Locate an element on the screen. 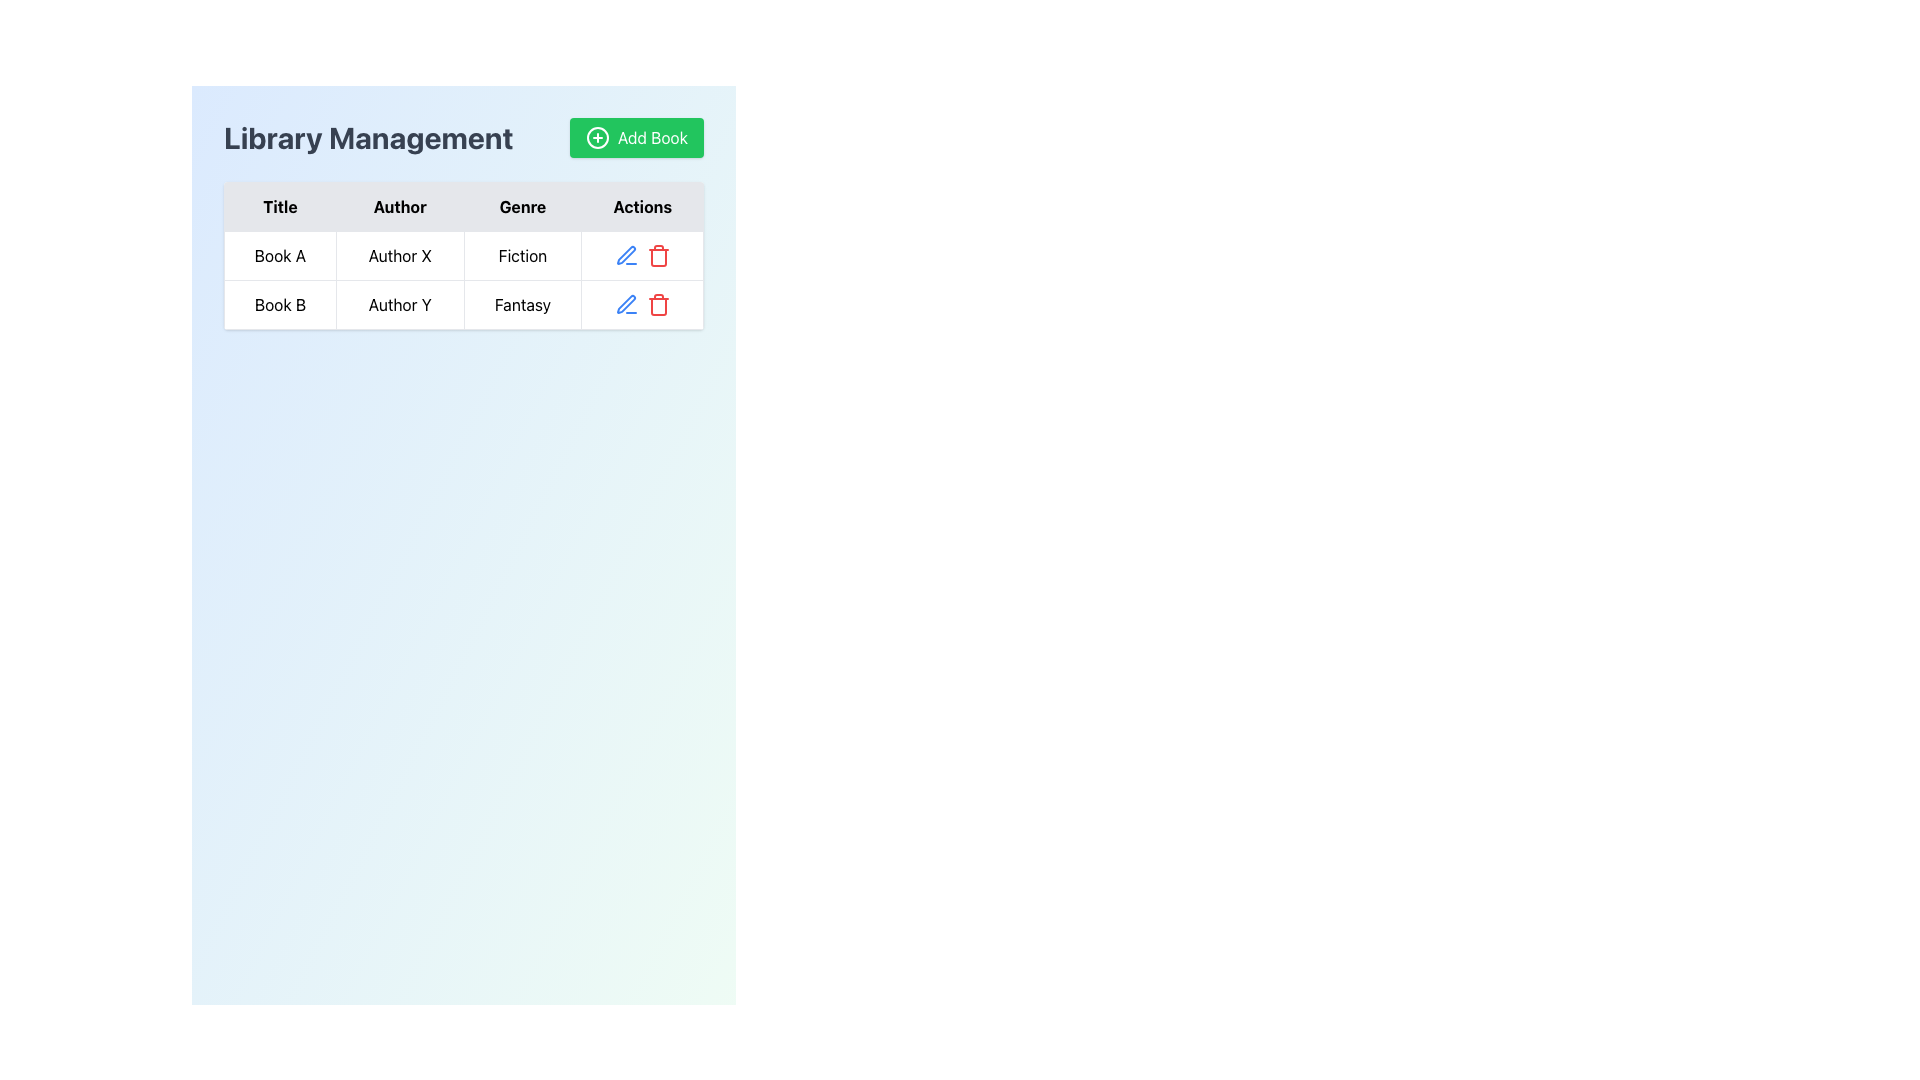  the blue pen icon in the 'Actions' column of the second row in the 'Library Management' table is located at coordinates (625, 254).